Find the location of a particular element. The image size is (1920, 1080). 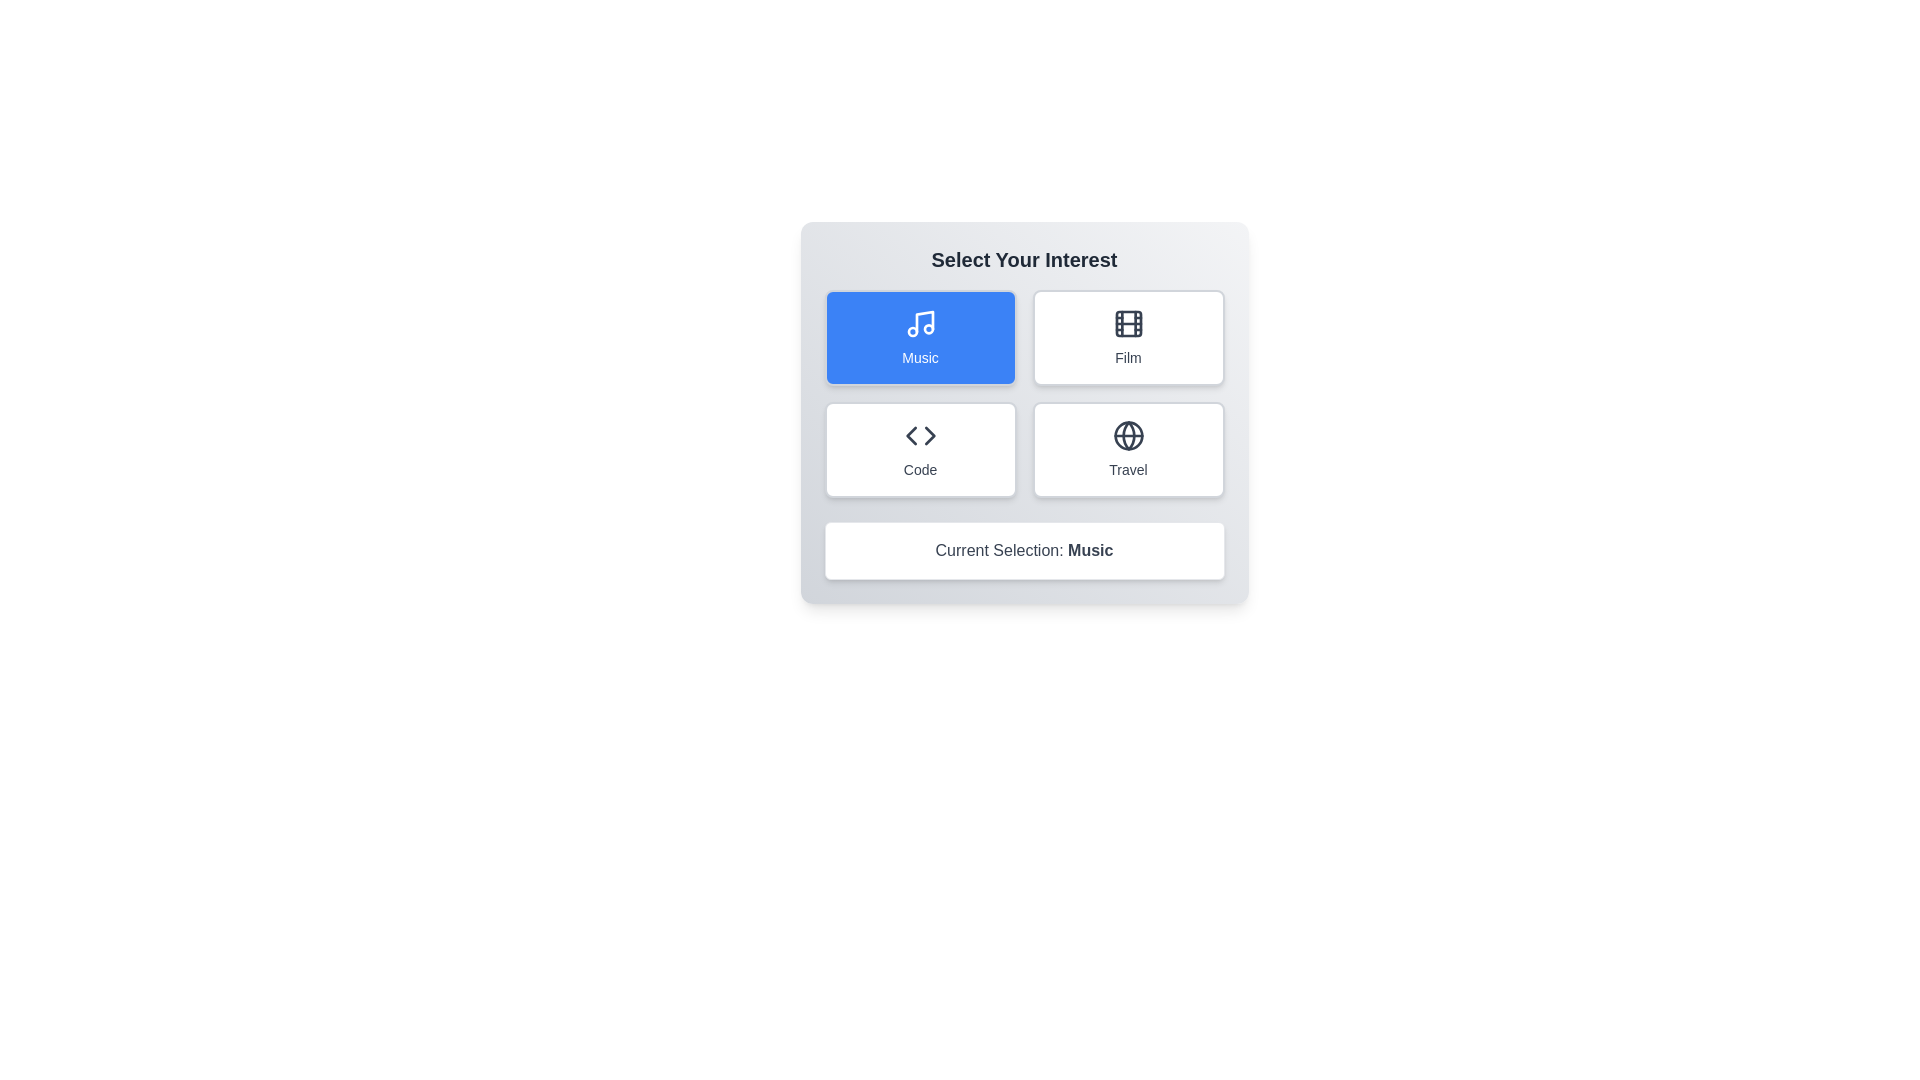

the option Travel from the grid is located at coordinates (1128, 450).